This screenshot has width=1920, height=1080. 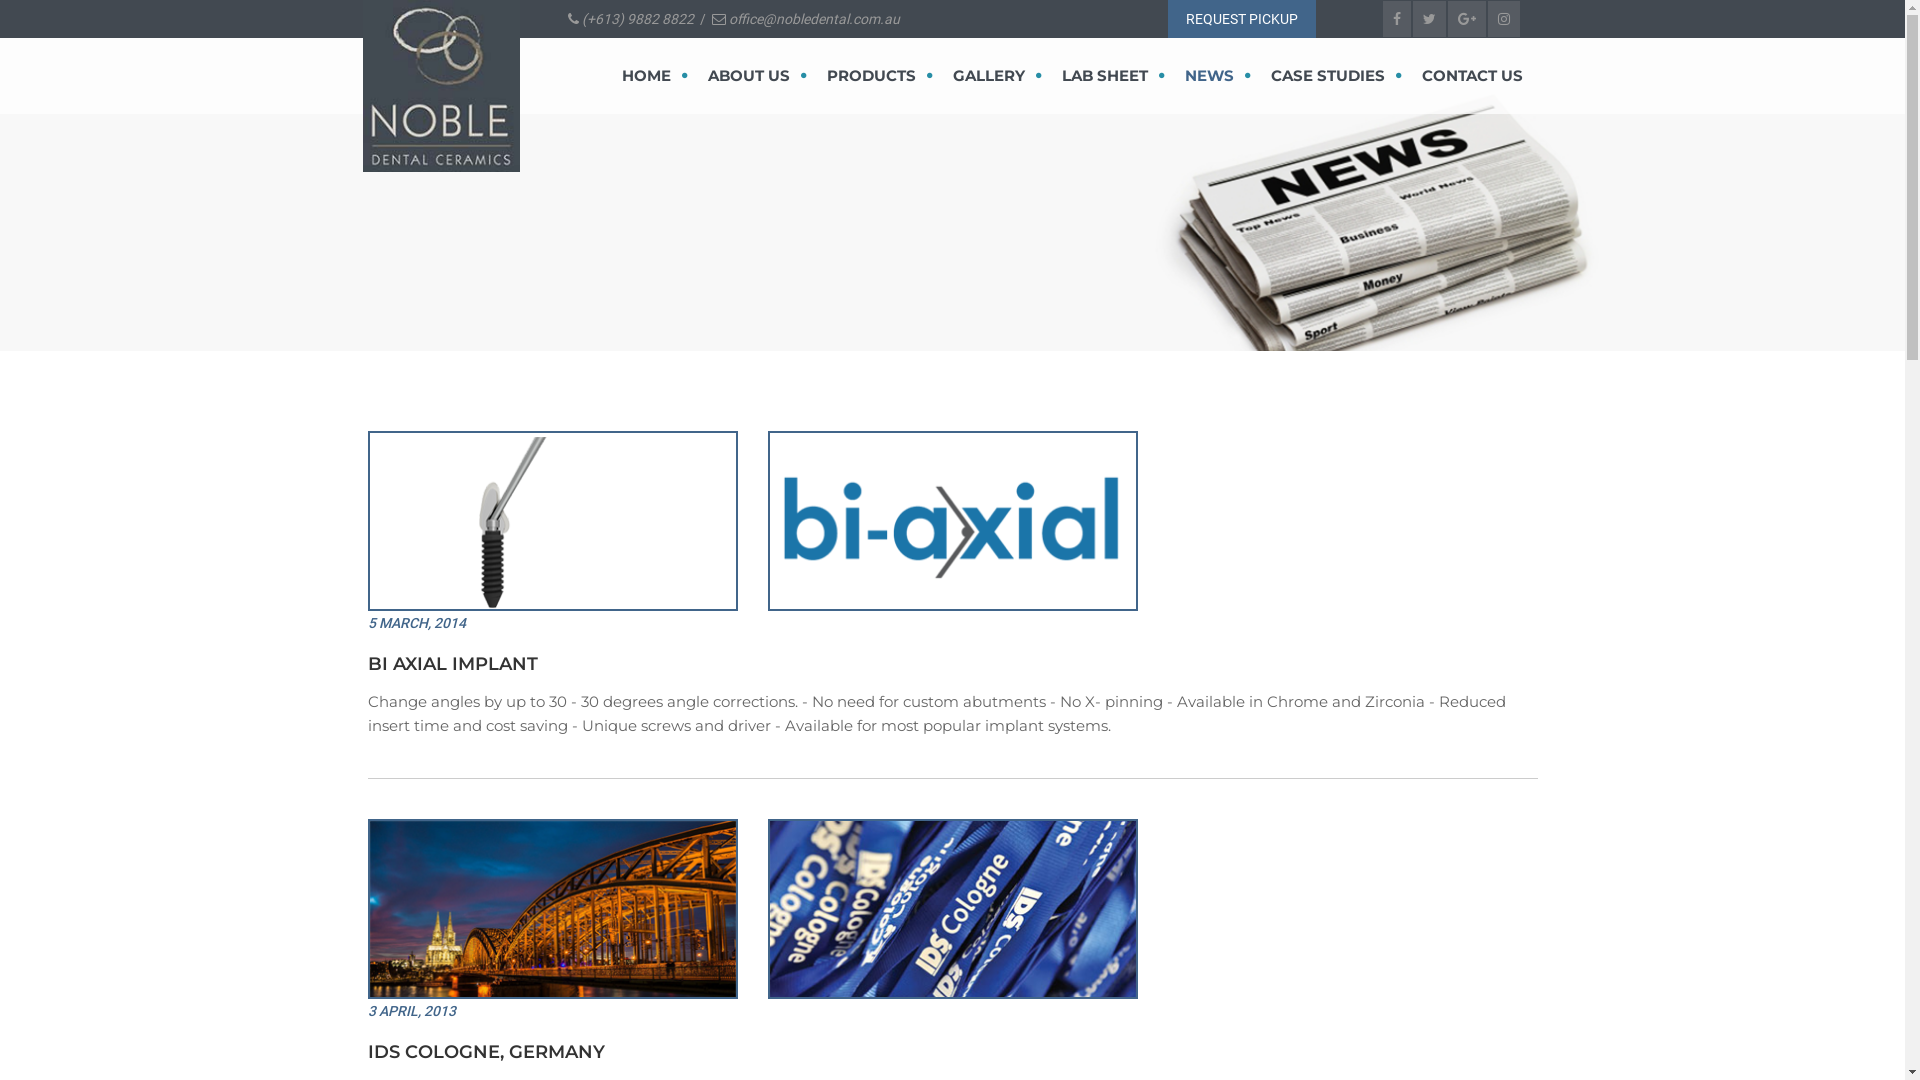 What do you see at coordinates (1335, 75) in the screenshot?
I see `'CASE STUDIES'` at bounding box center [1335, 75].